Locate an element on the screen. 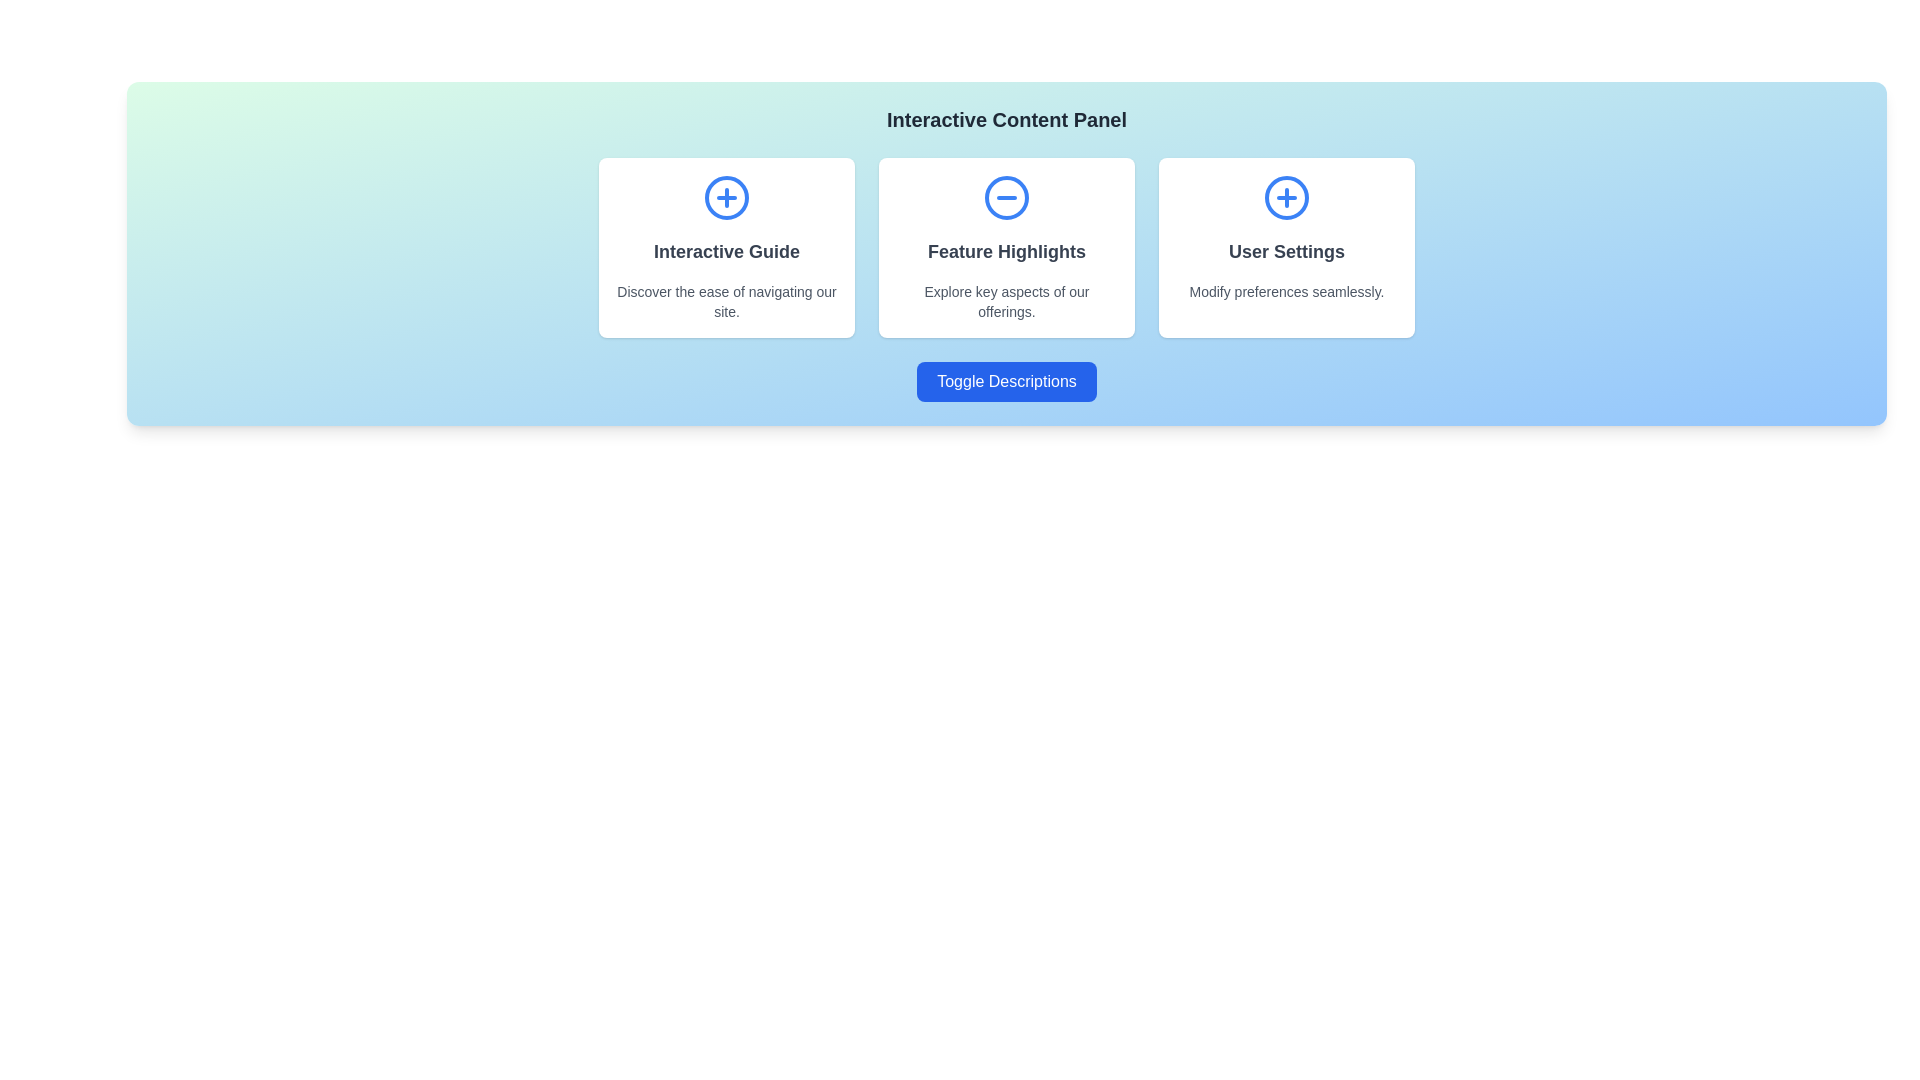  the button labeled 'Toggle Descriptions' with a blue background to observe a change in background color is located at coordinates (1007, 381).